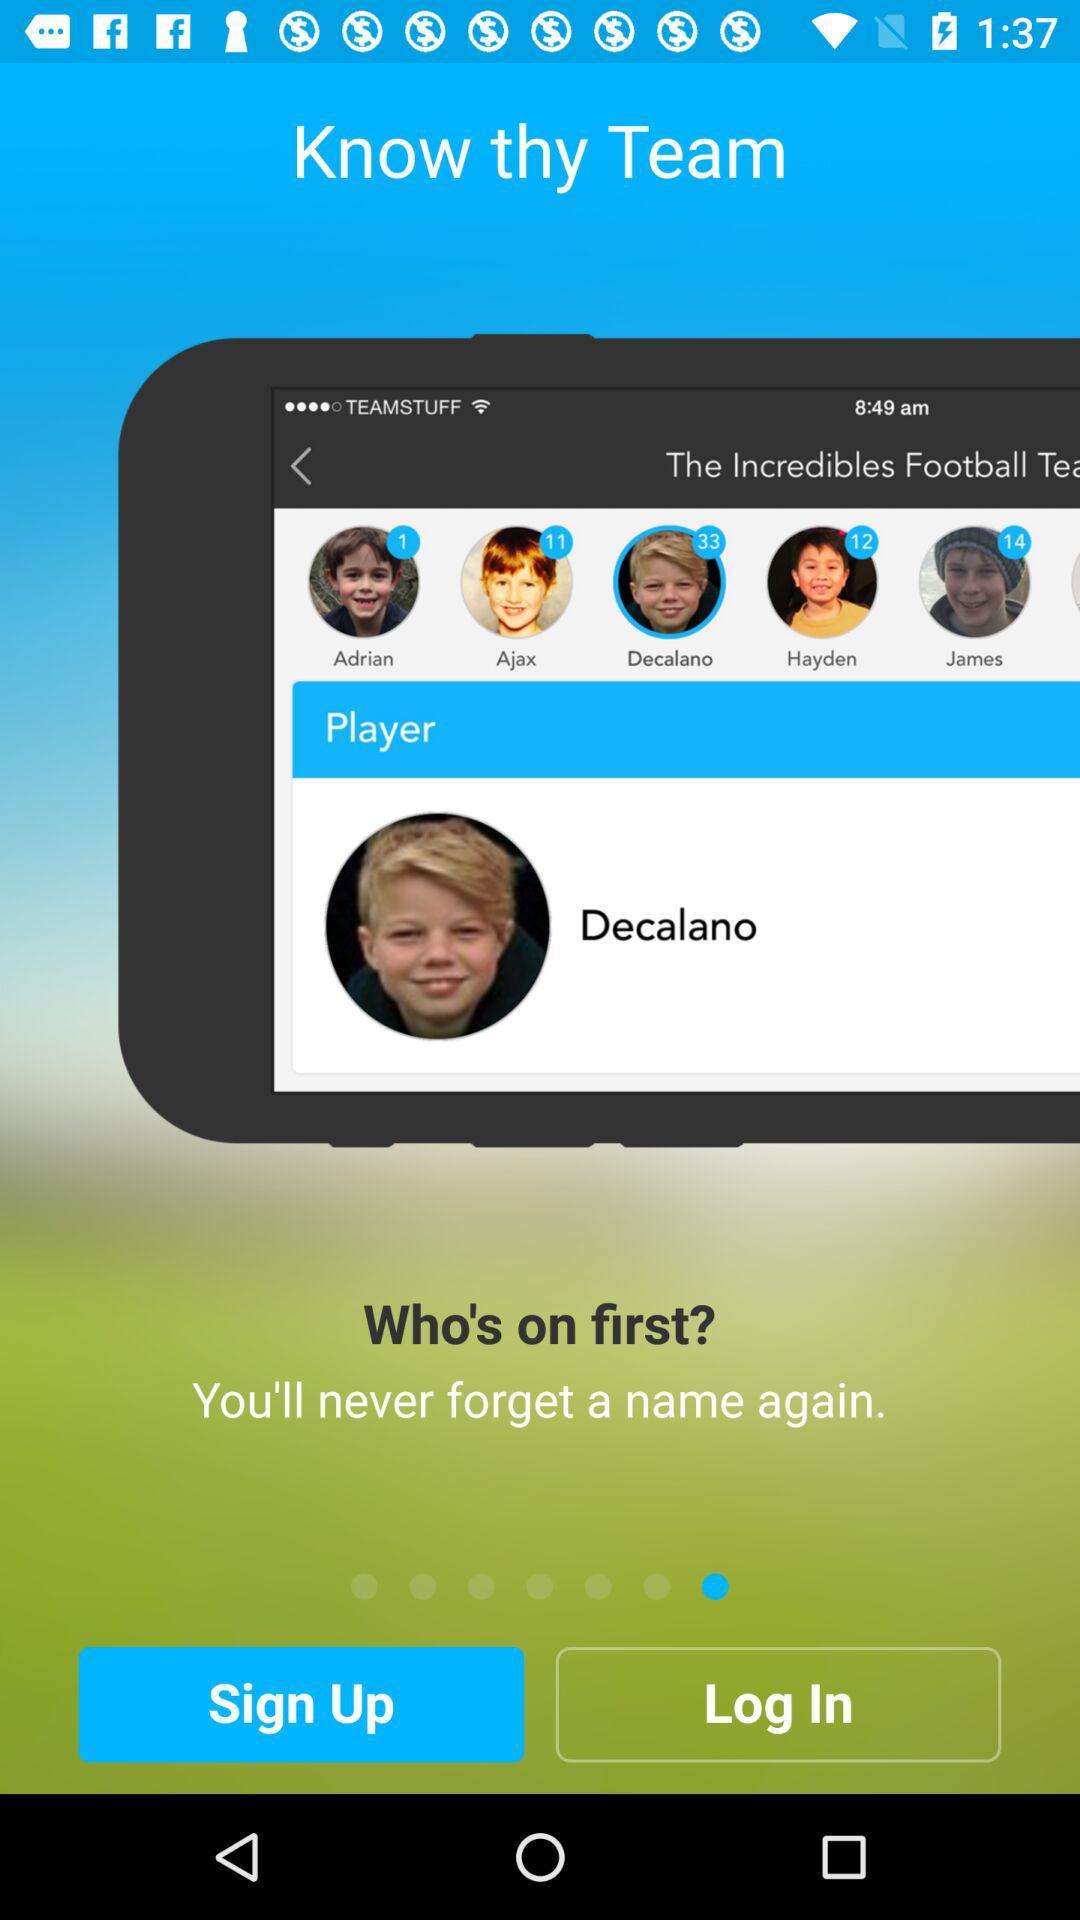 The image size is (1080, 1920). Describe the element at coordinates (597, 1585) in the screenshot. I see `current page` at that location.